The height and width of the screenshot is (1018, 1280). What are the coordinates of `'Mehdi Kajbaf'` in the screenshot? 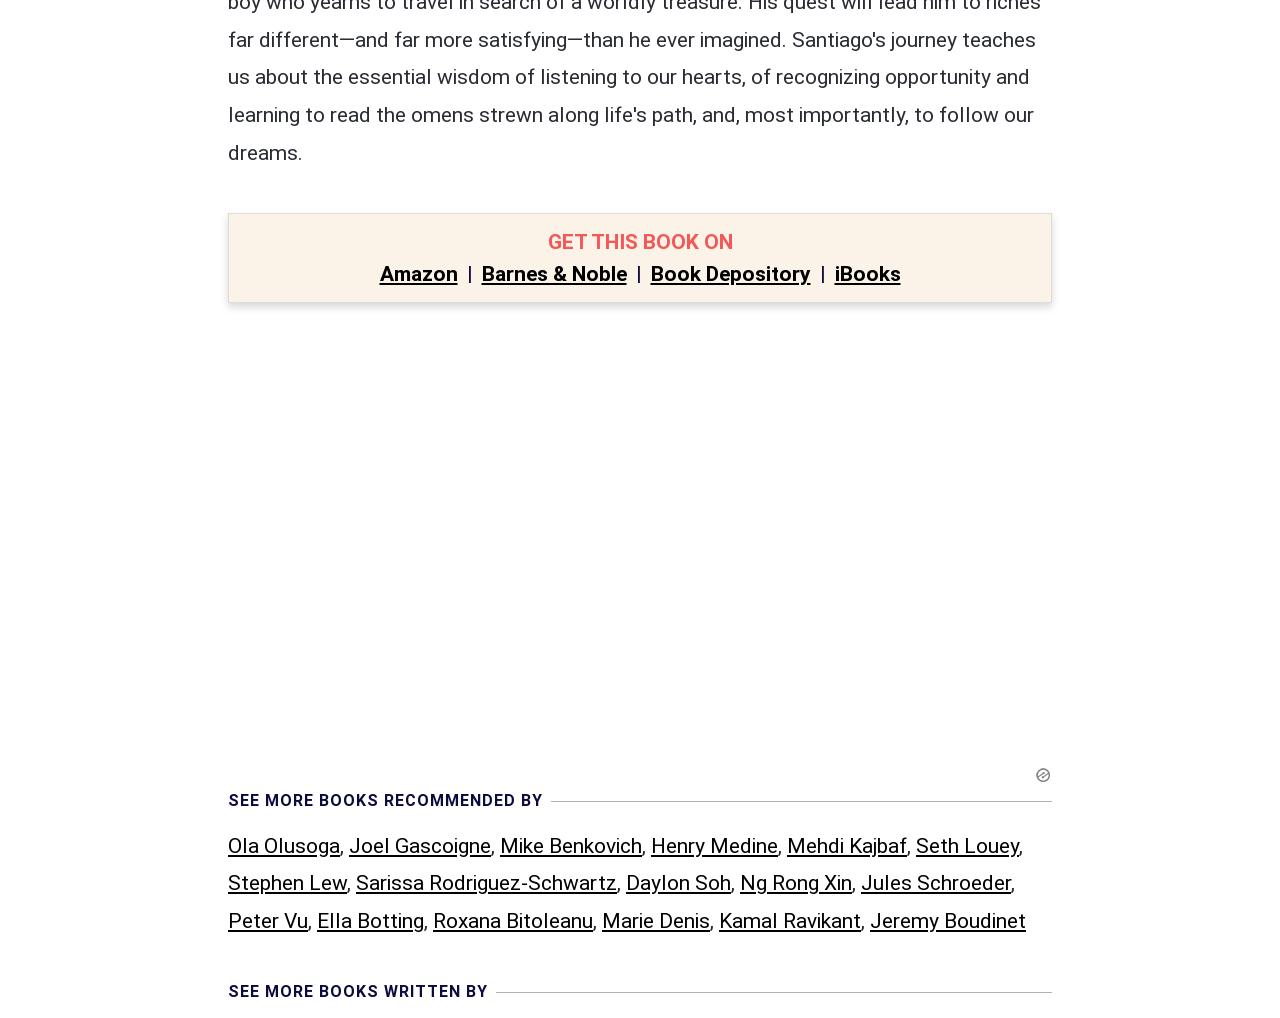 It's located at (846, 429).